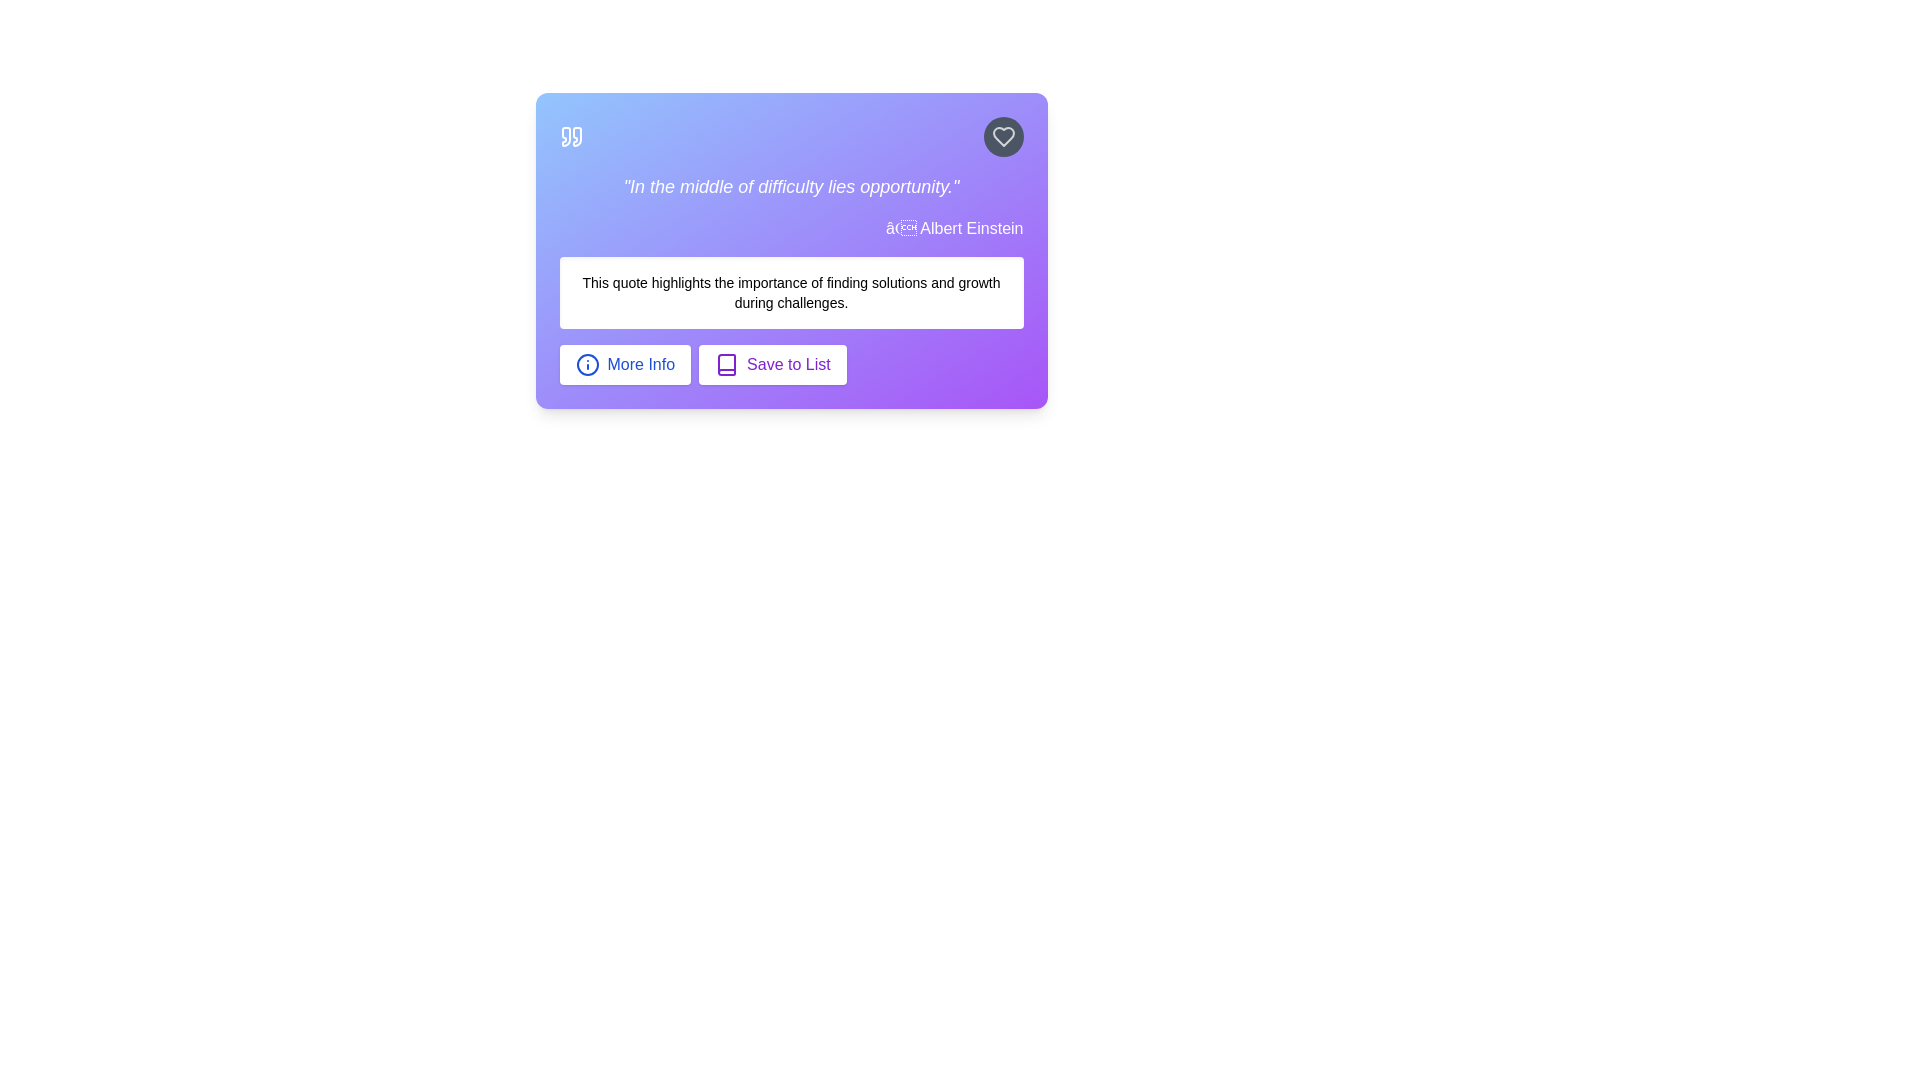 This screenshot has height=1080, width=1920. I want to click on the stylized heart icon with a hollow center outlined in gray, so click(1003, 136).